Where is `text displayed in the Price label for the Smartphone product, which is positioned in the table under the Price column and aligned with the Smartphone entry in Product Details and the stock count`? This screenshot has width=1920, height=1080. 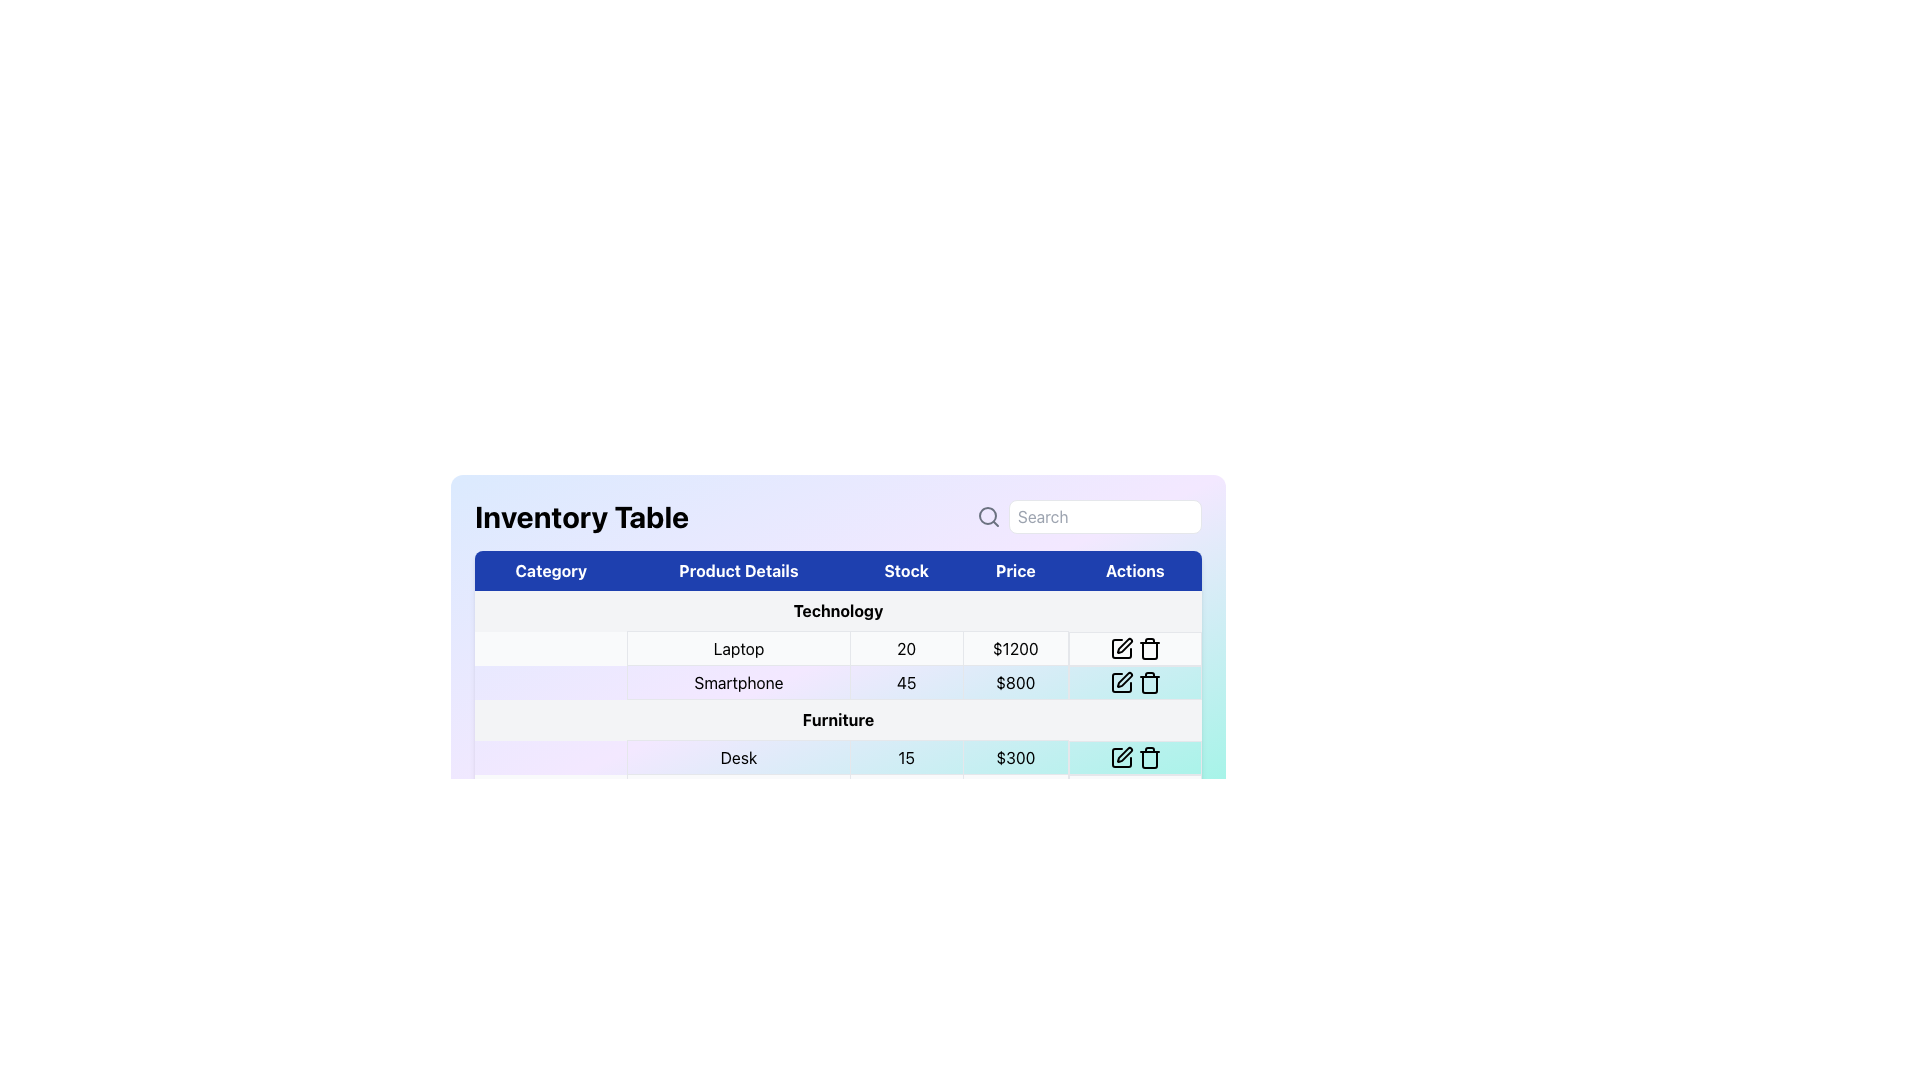
text displayed in the Price label for the Smartphone product, which is positioned in the table under the Price column and aligned with the Smartphone entry in Product Details and the stock count is located at coordinates (1015, 681).